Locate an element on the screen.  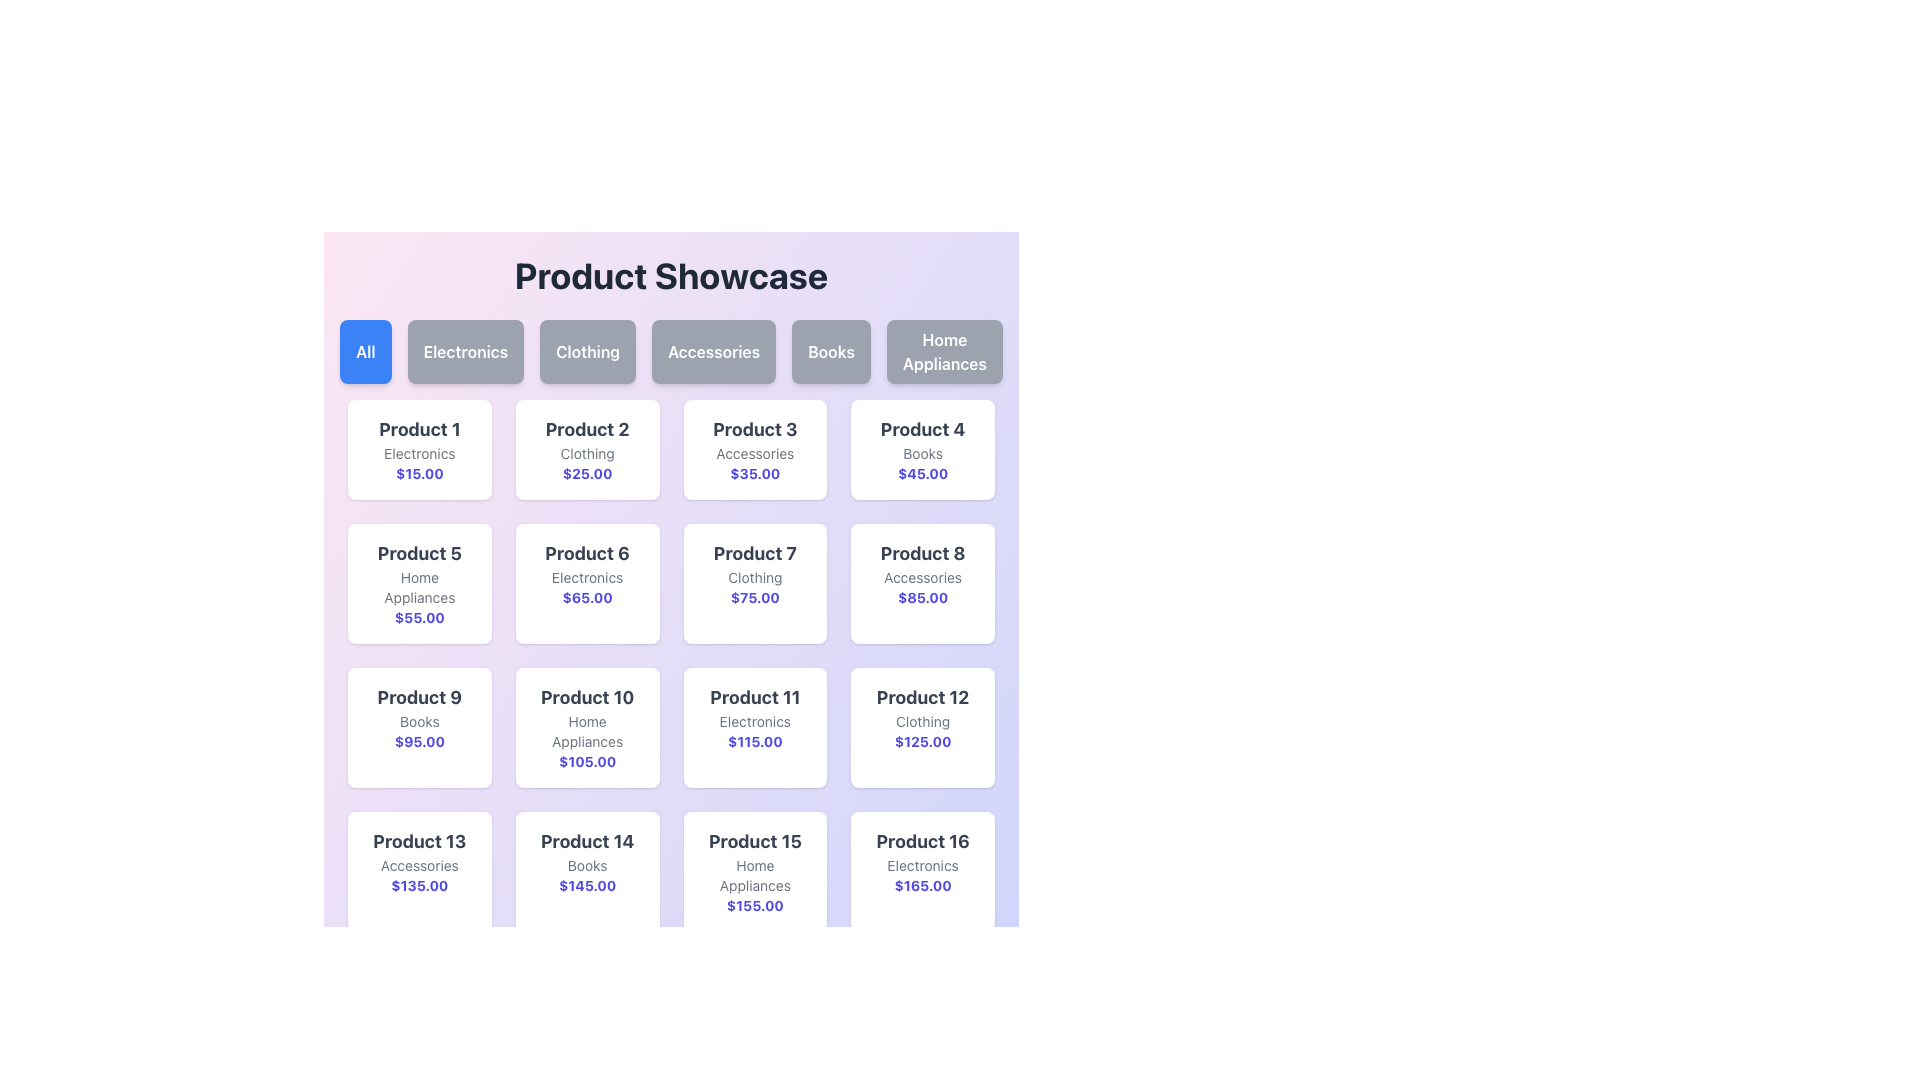
the price label indicating the cost of the product in the product card for 'Product 4' in the fourth column of the grid layout is located at coordinates (922, 474).